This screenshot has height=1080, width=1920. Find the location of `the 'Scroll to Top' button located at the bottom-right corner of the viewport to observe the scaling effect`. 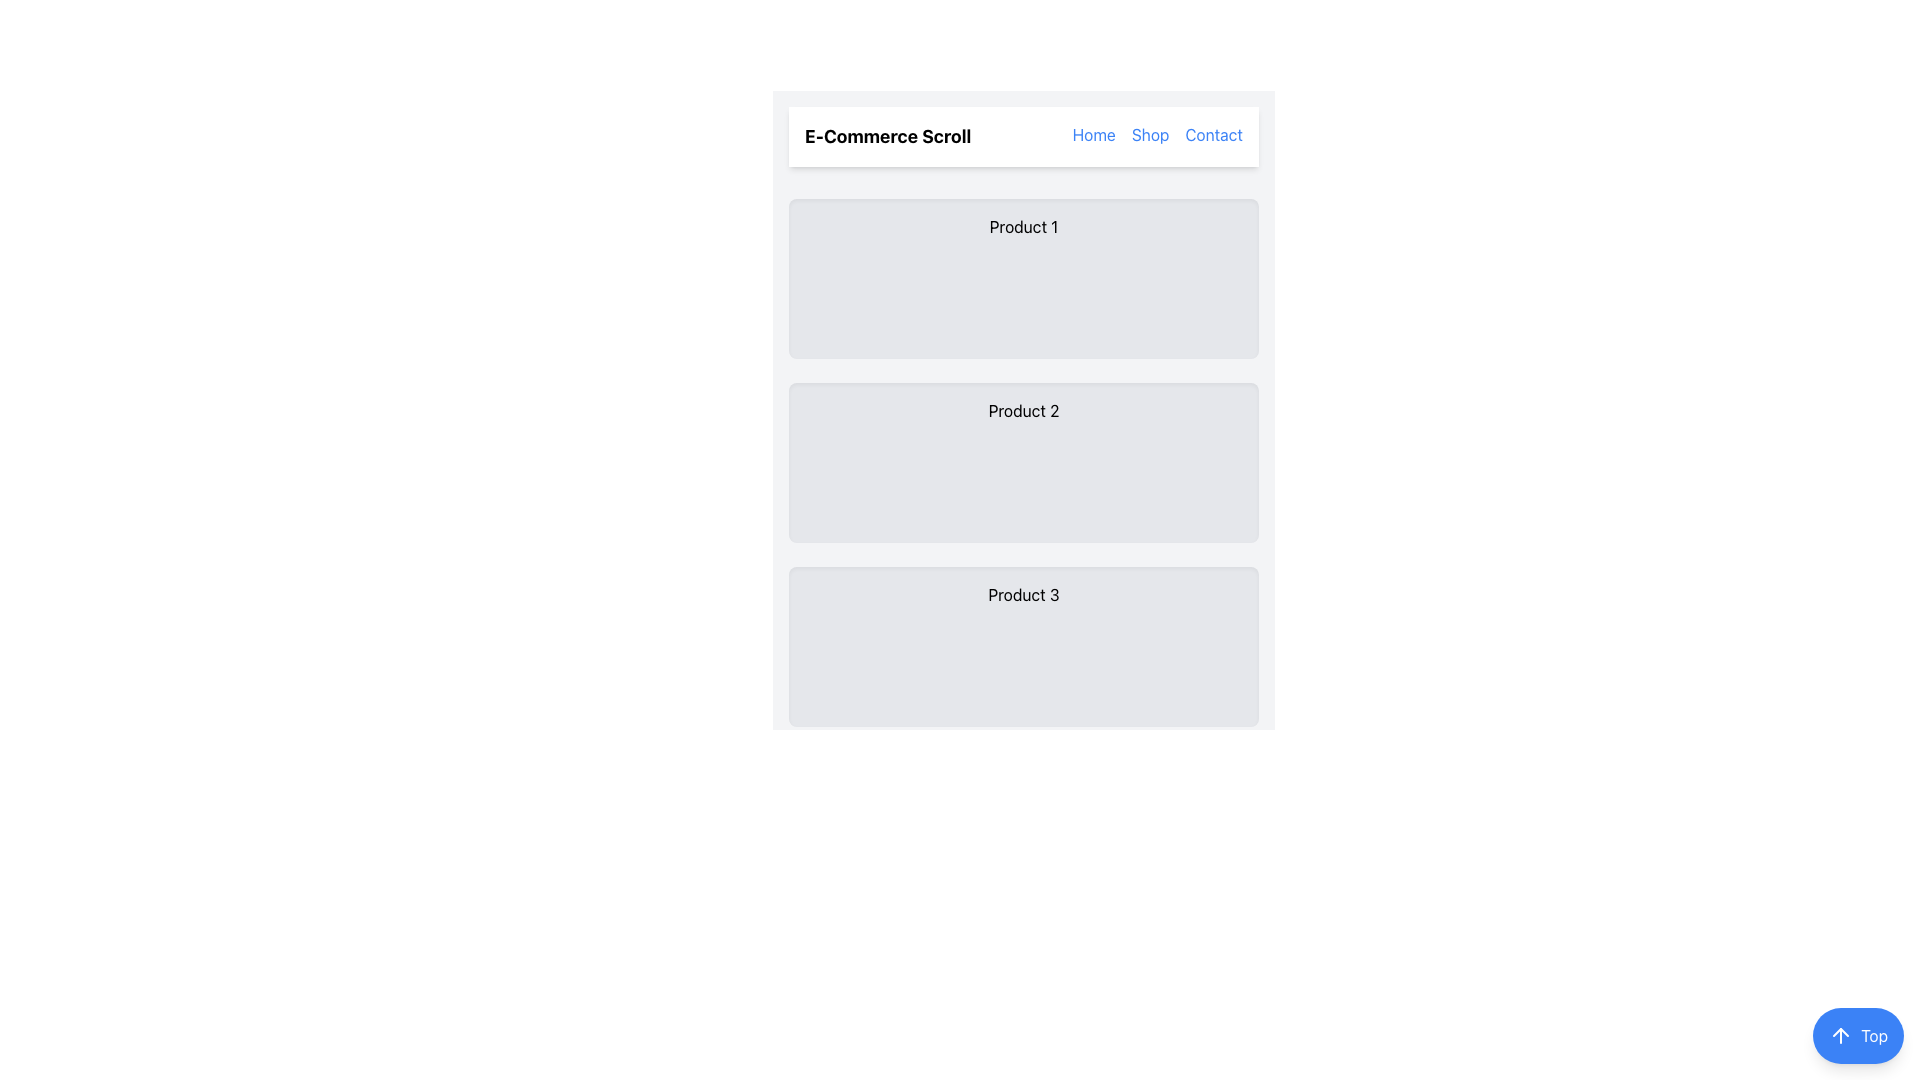

the 'Scroll to Top' button located at the bottom-right corner of the viewport to observe the scaling effect is located at coordinates (1857, 1035).